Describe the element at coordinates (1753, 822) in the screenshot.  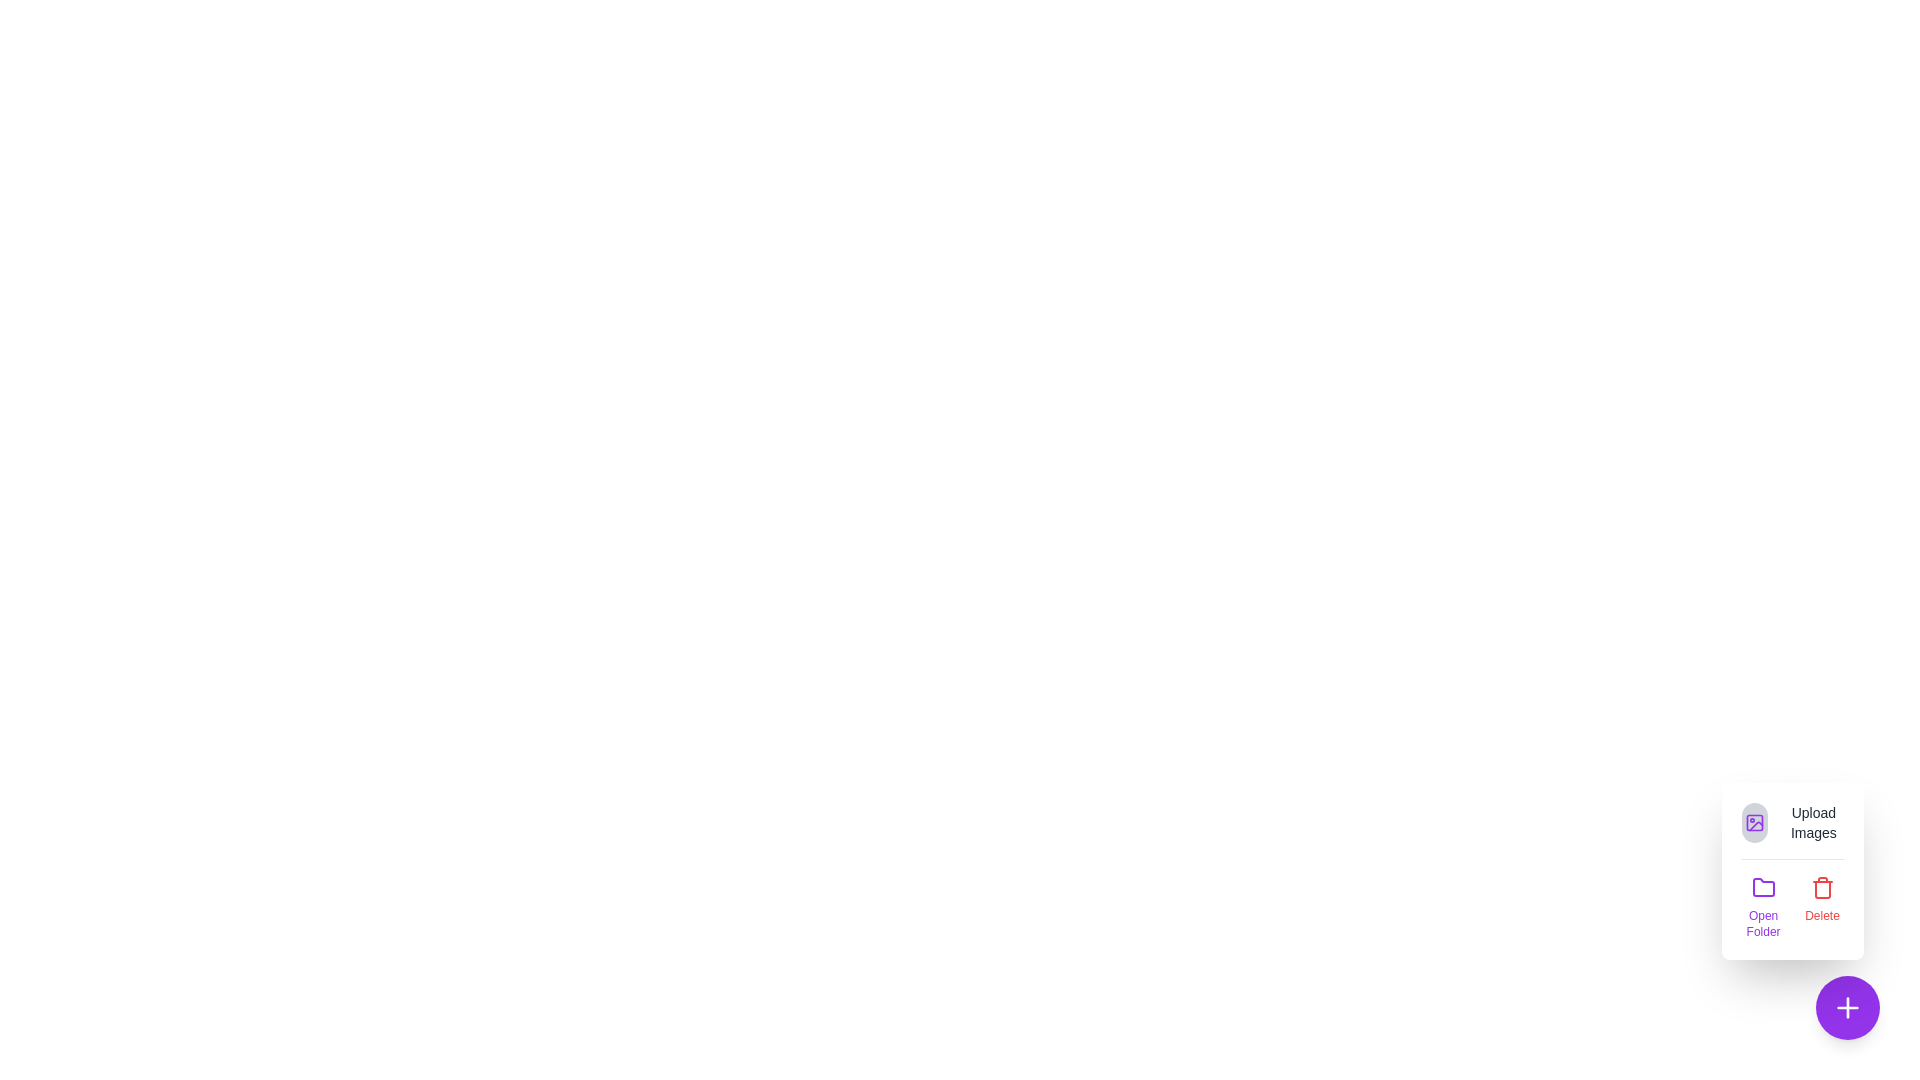
I see `the Circular action button located to the left of the 'Upload Images' text at the bottom-right corner of the interface` at that location.